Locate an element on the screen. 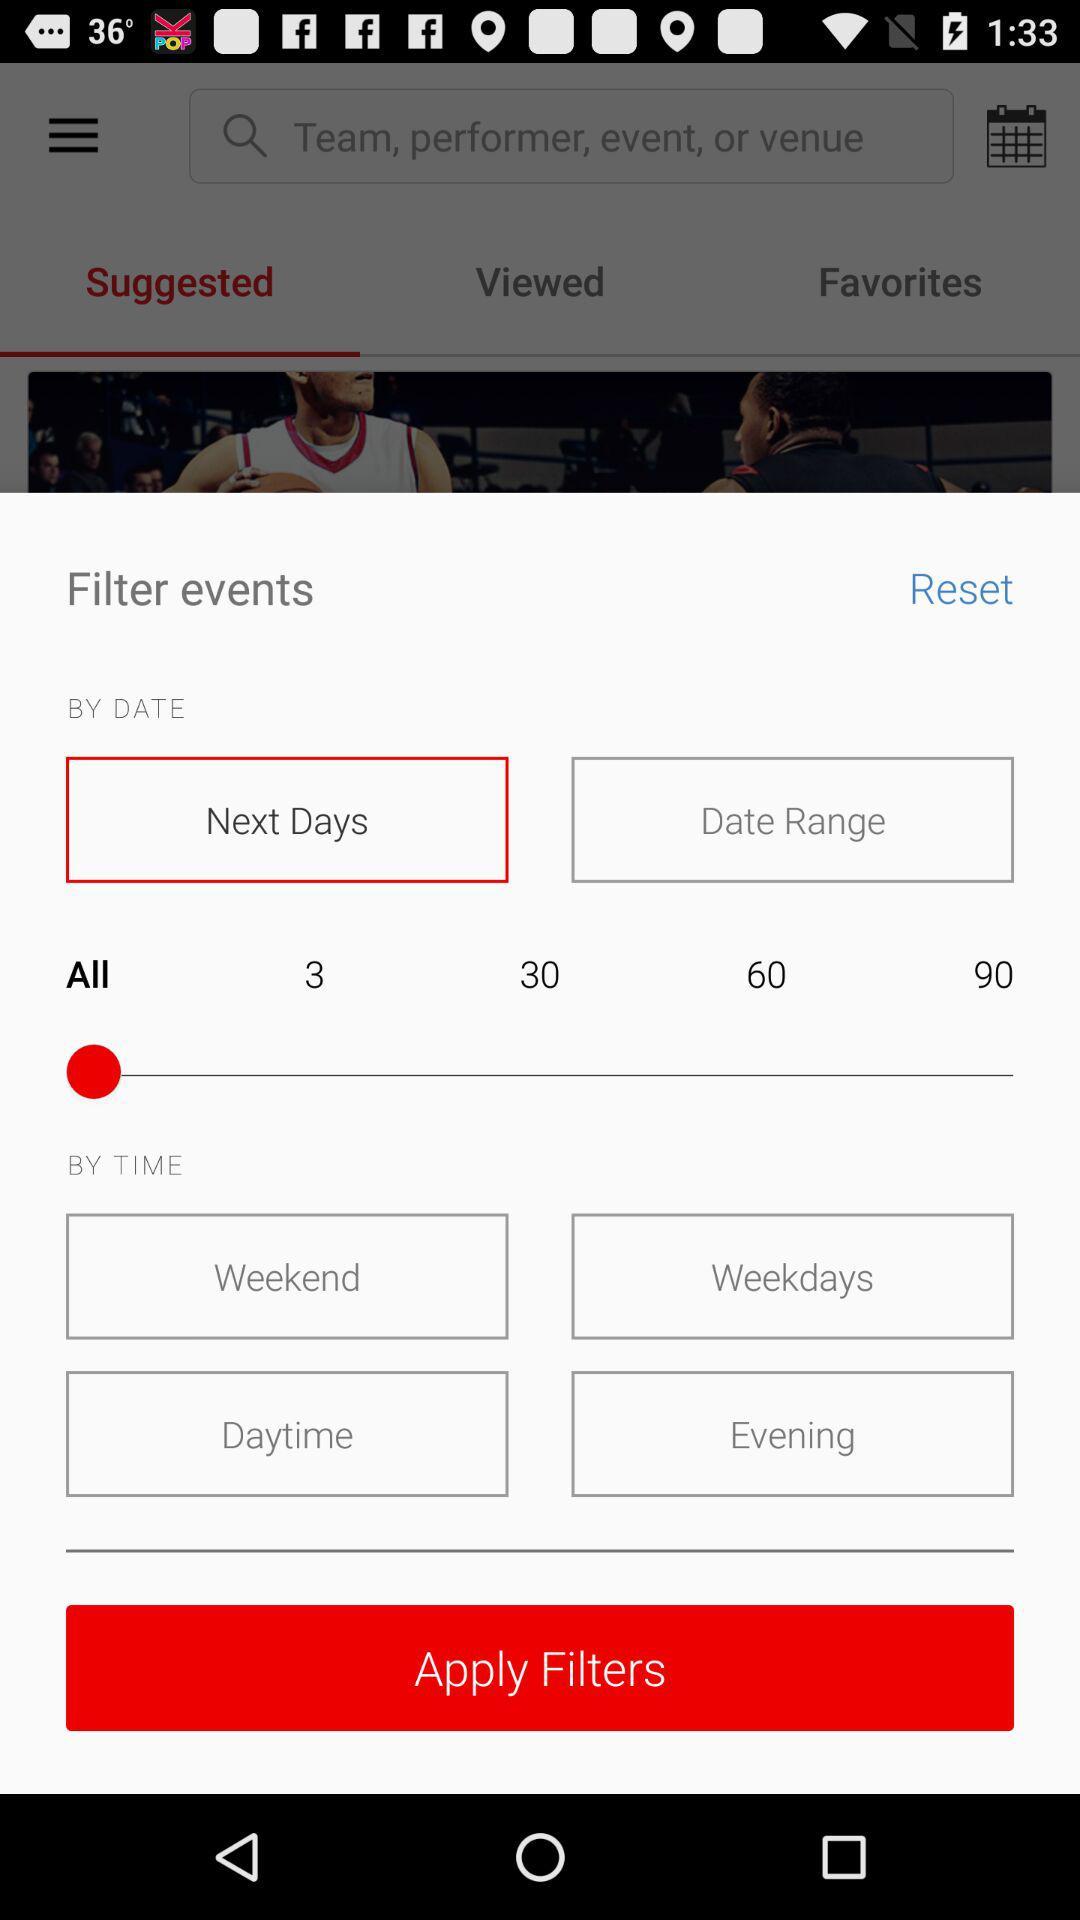 Image resolution: width=1080 pixels, height=1920 pixels. the daytime is located at coordinates (287, 1433).